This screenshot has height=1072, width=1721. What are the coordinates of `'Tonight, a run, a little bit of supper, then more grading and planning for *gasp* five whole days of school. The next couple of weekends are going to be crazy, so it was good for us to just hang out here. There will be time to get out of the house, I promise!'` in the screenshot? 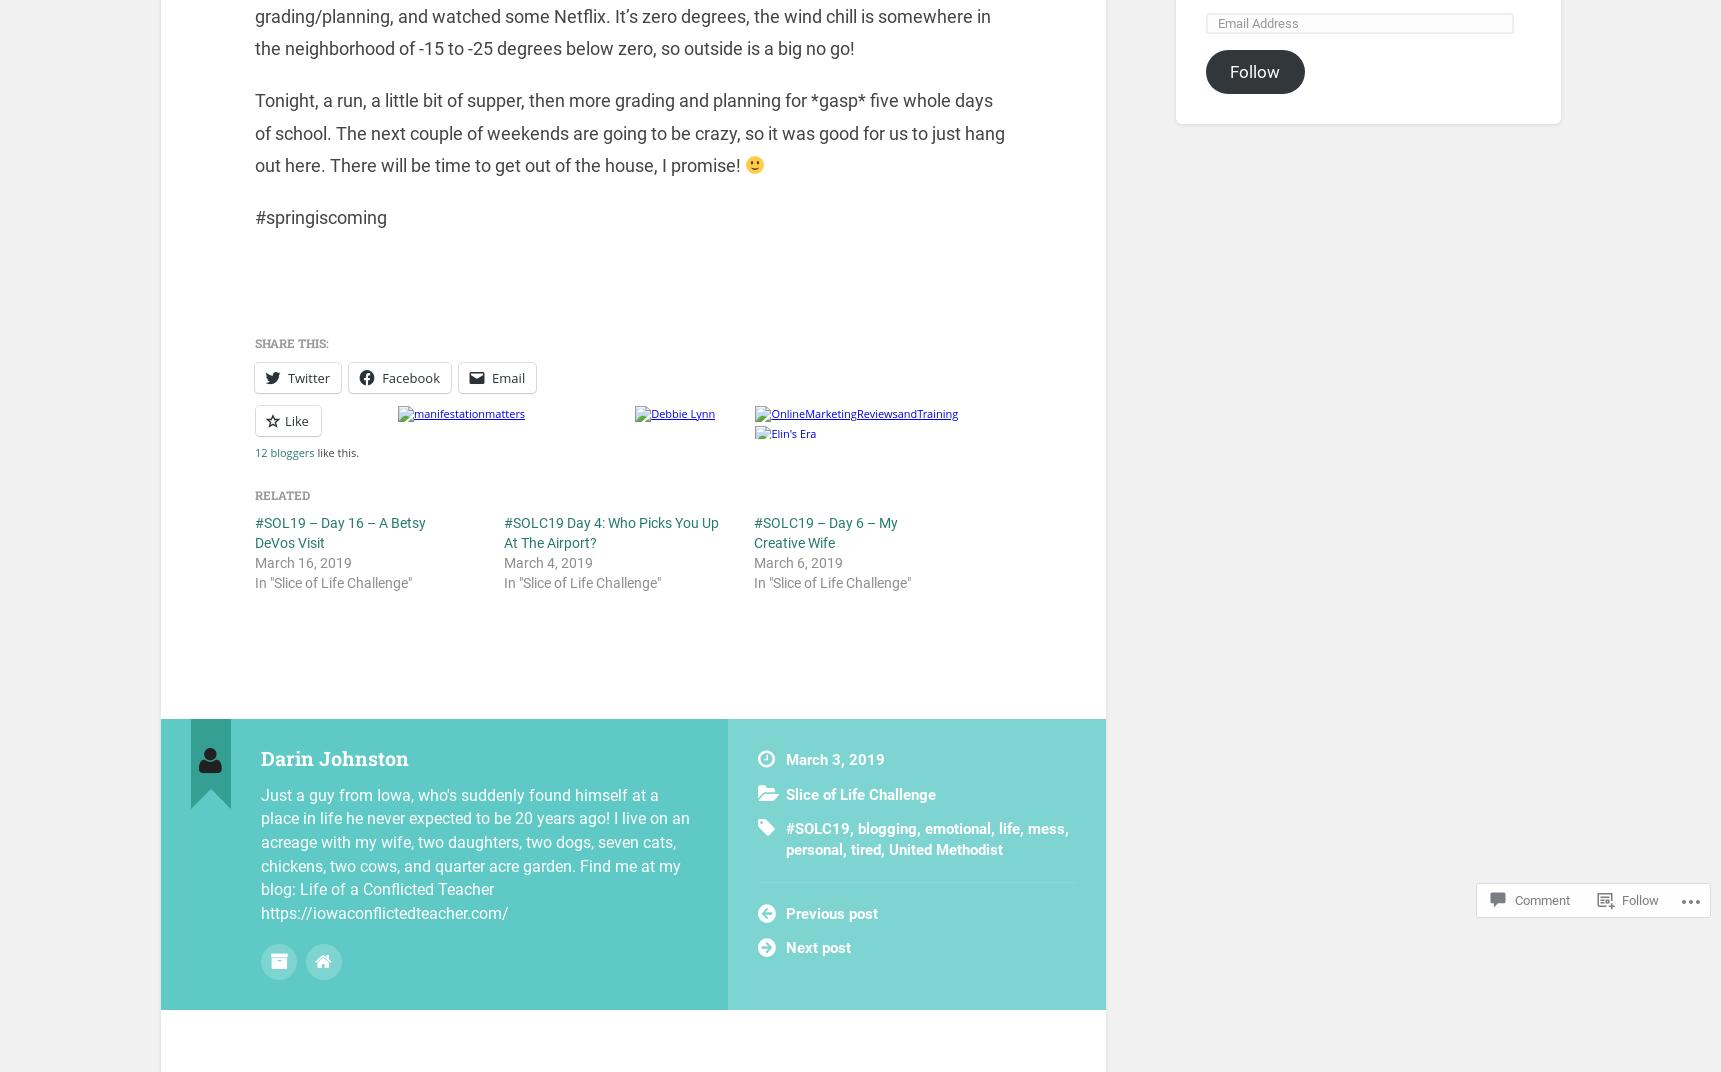 It's located at (630, 133).